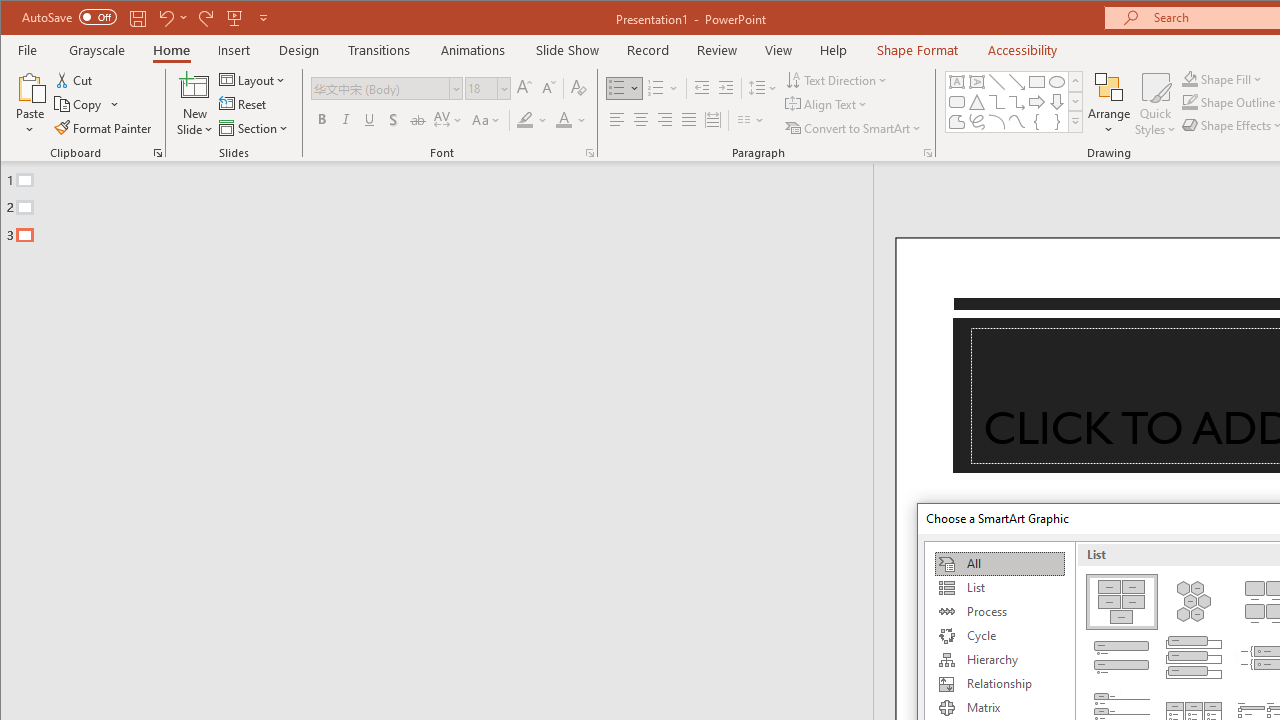  What do you see at coordinates (74, 79) in the screenshot?
I see `'Cut'` at bounding box center [74, 79].